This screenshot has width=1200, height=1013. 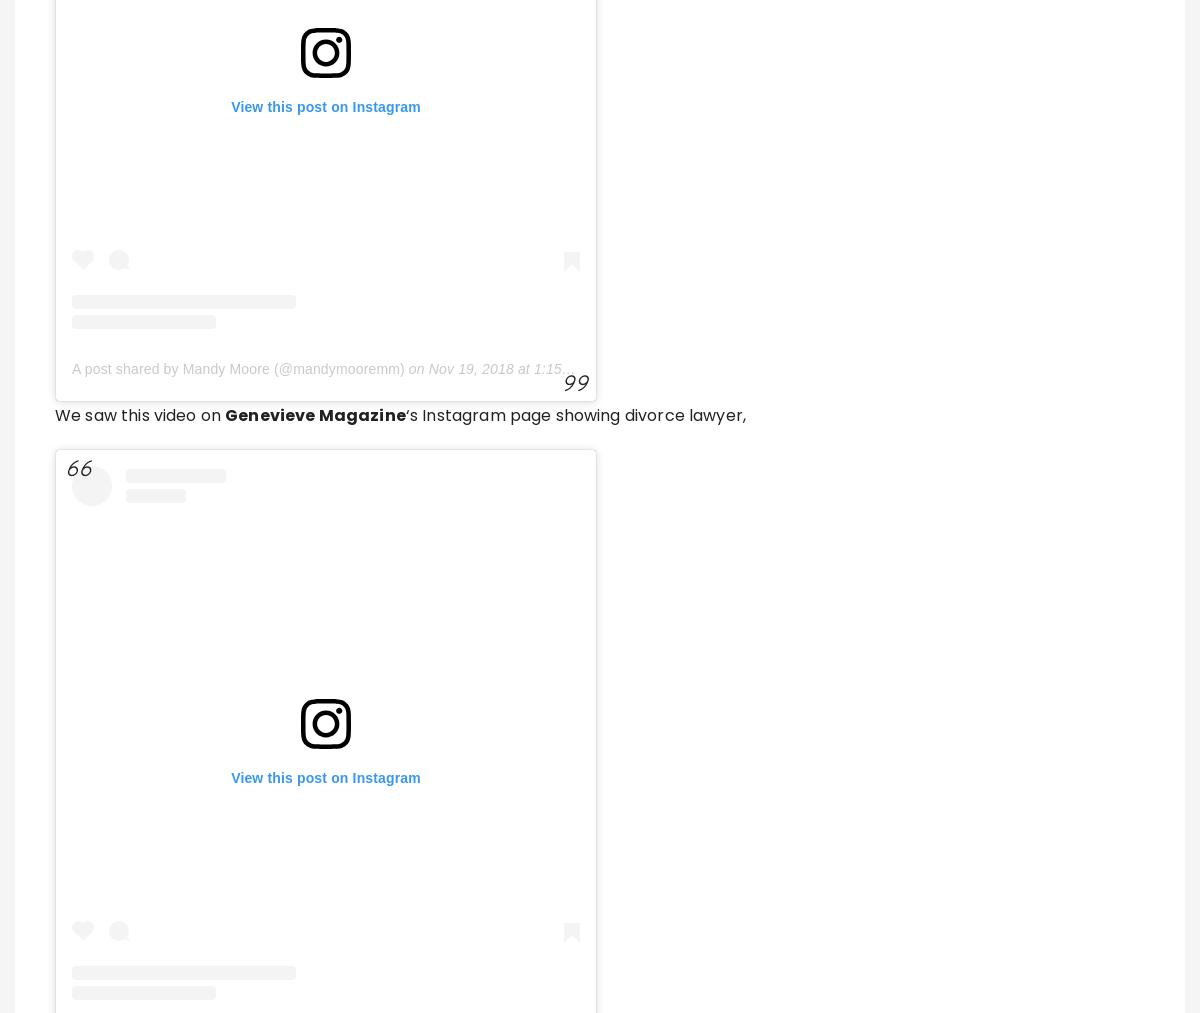 What do you see at coordinates (286, 567) in the screenshot?
I see `'LoveweddingsNG'` at bounding box center [286, 567].